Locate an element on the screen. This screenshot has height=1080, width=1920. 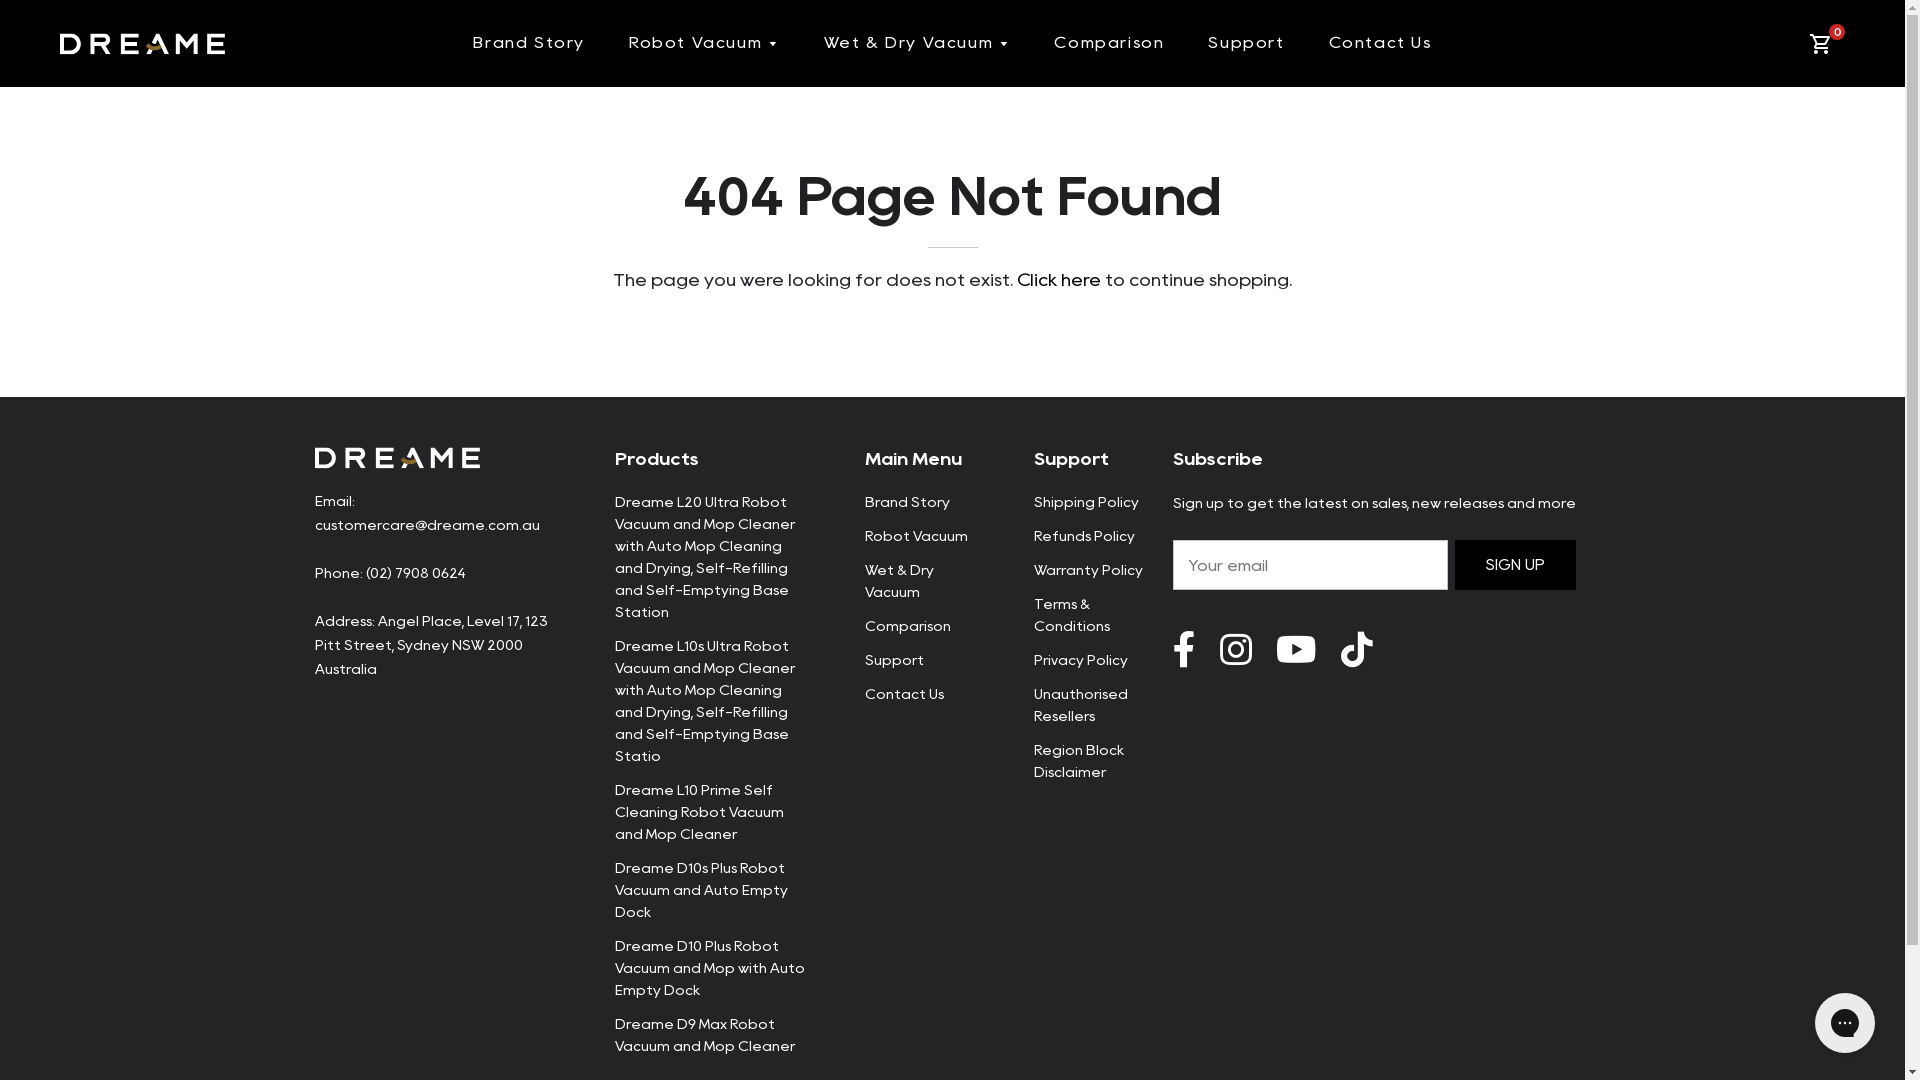
'Contact Us' is located at coordinates (902, 693).